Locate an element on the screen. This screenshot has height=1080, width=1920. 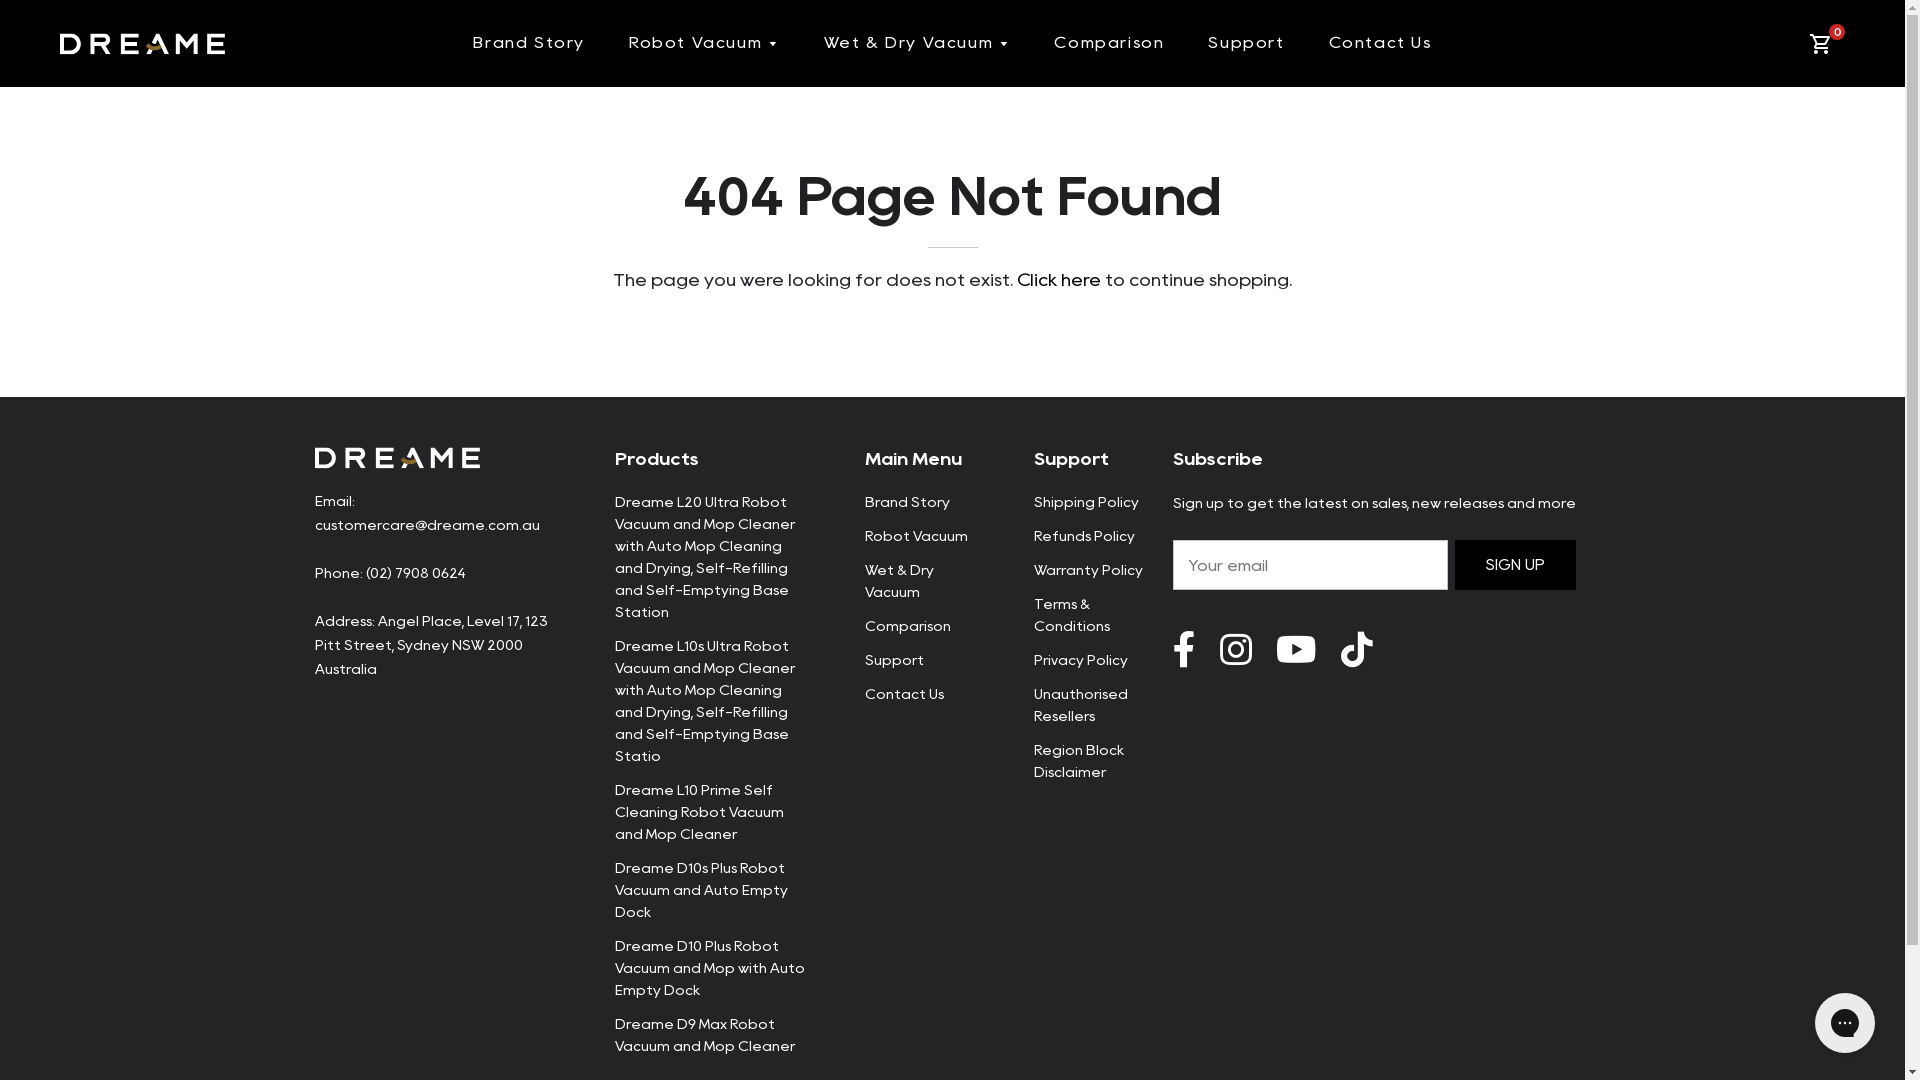
'Contact Us' is located at coordinates (902, 693).